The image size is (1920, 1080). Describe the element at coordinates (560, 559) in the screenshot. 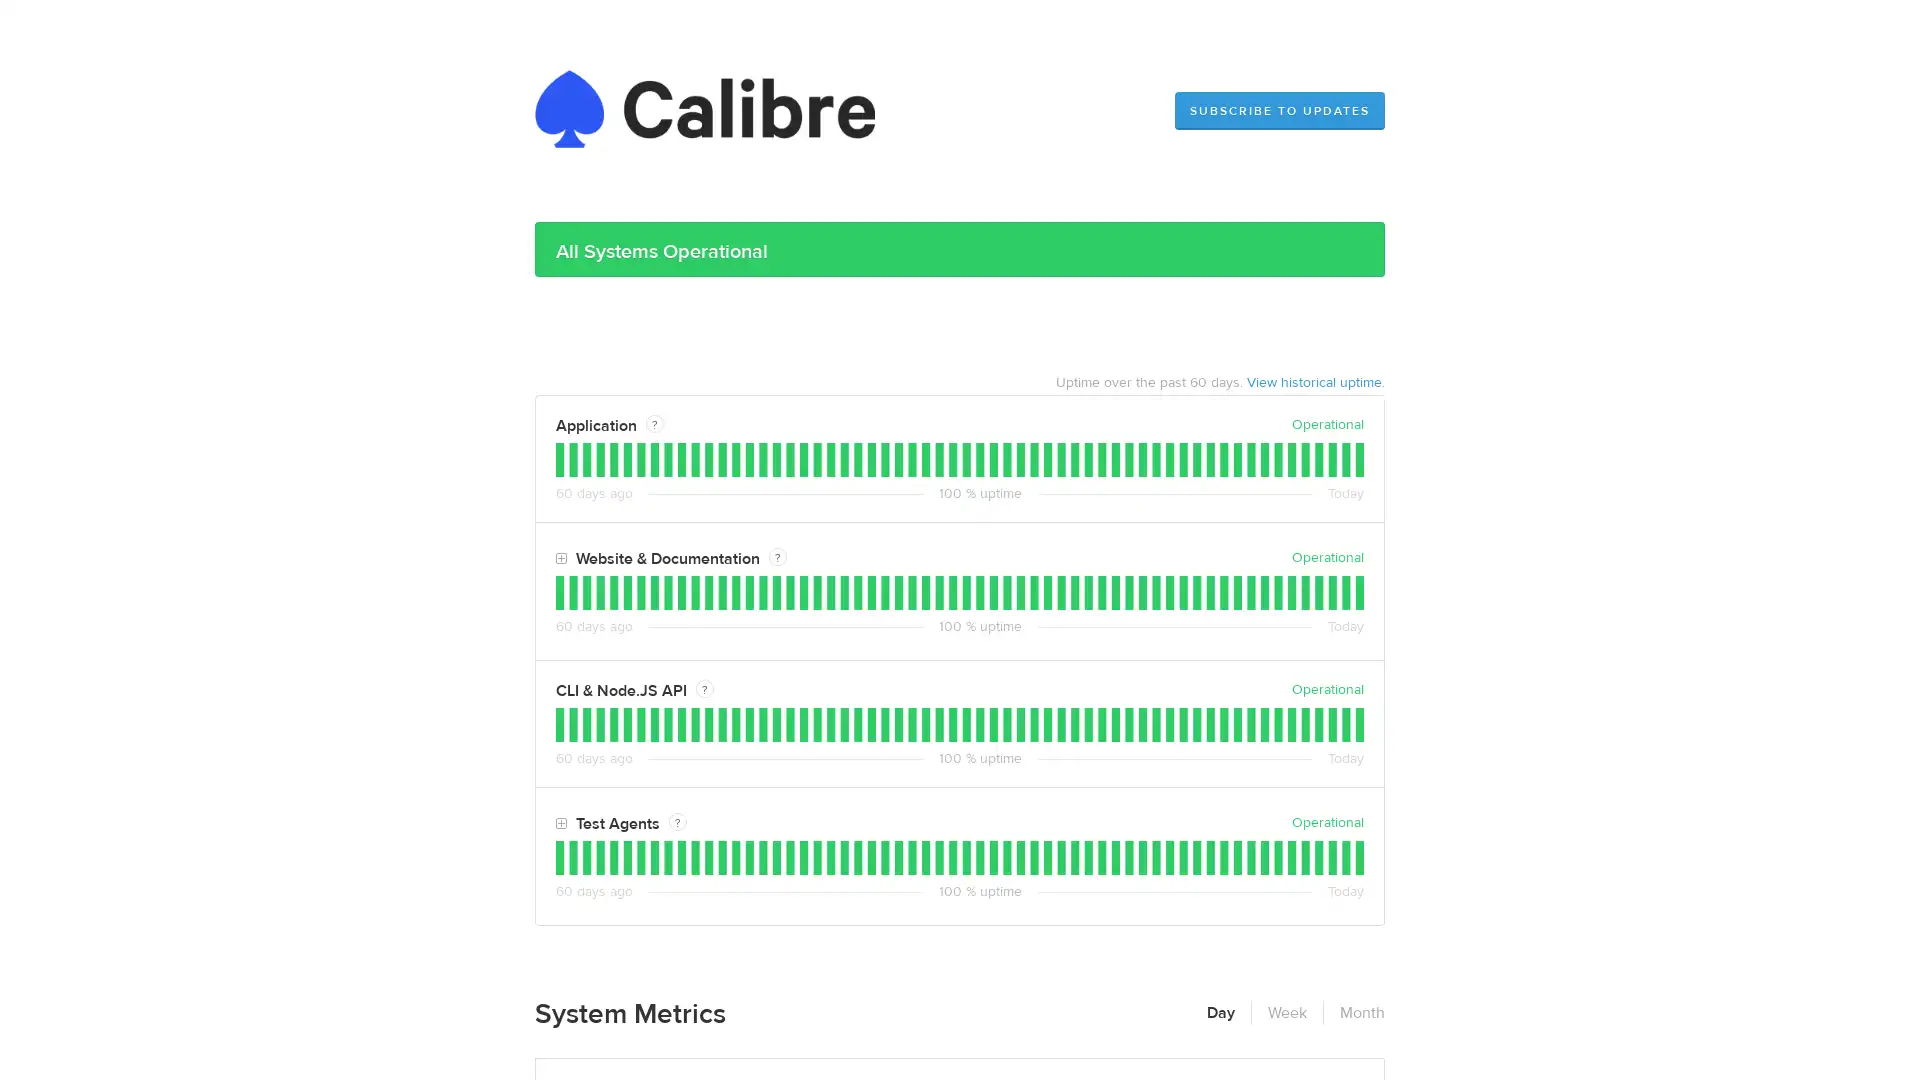

I see `Toggle Website & Documentation` at that location.